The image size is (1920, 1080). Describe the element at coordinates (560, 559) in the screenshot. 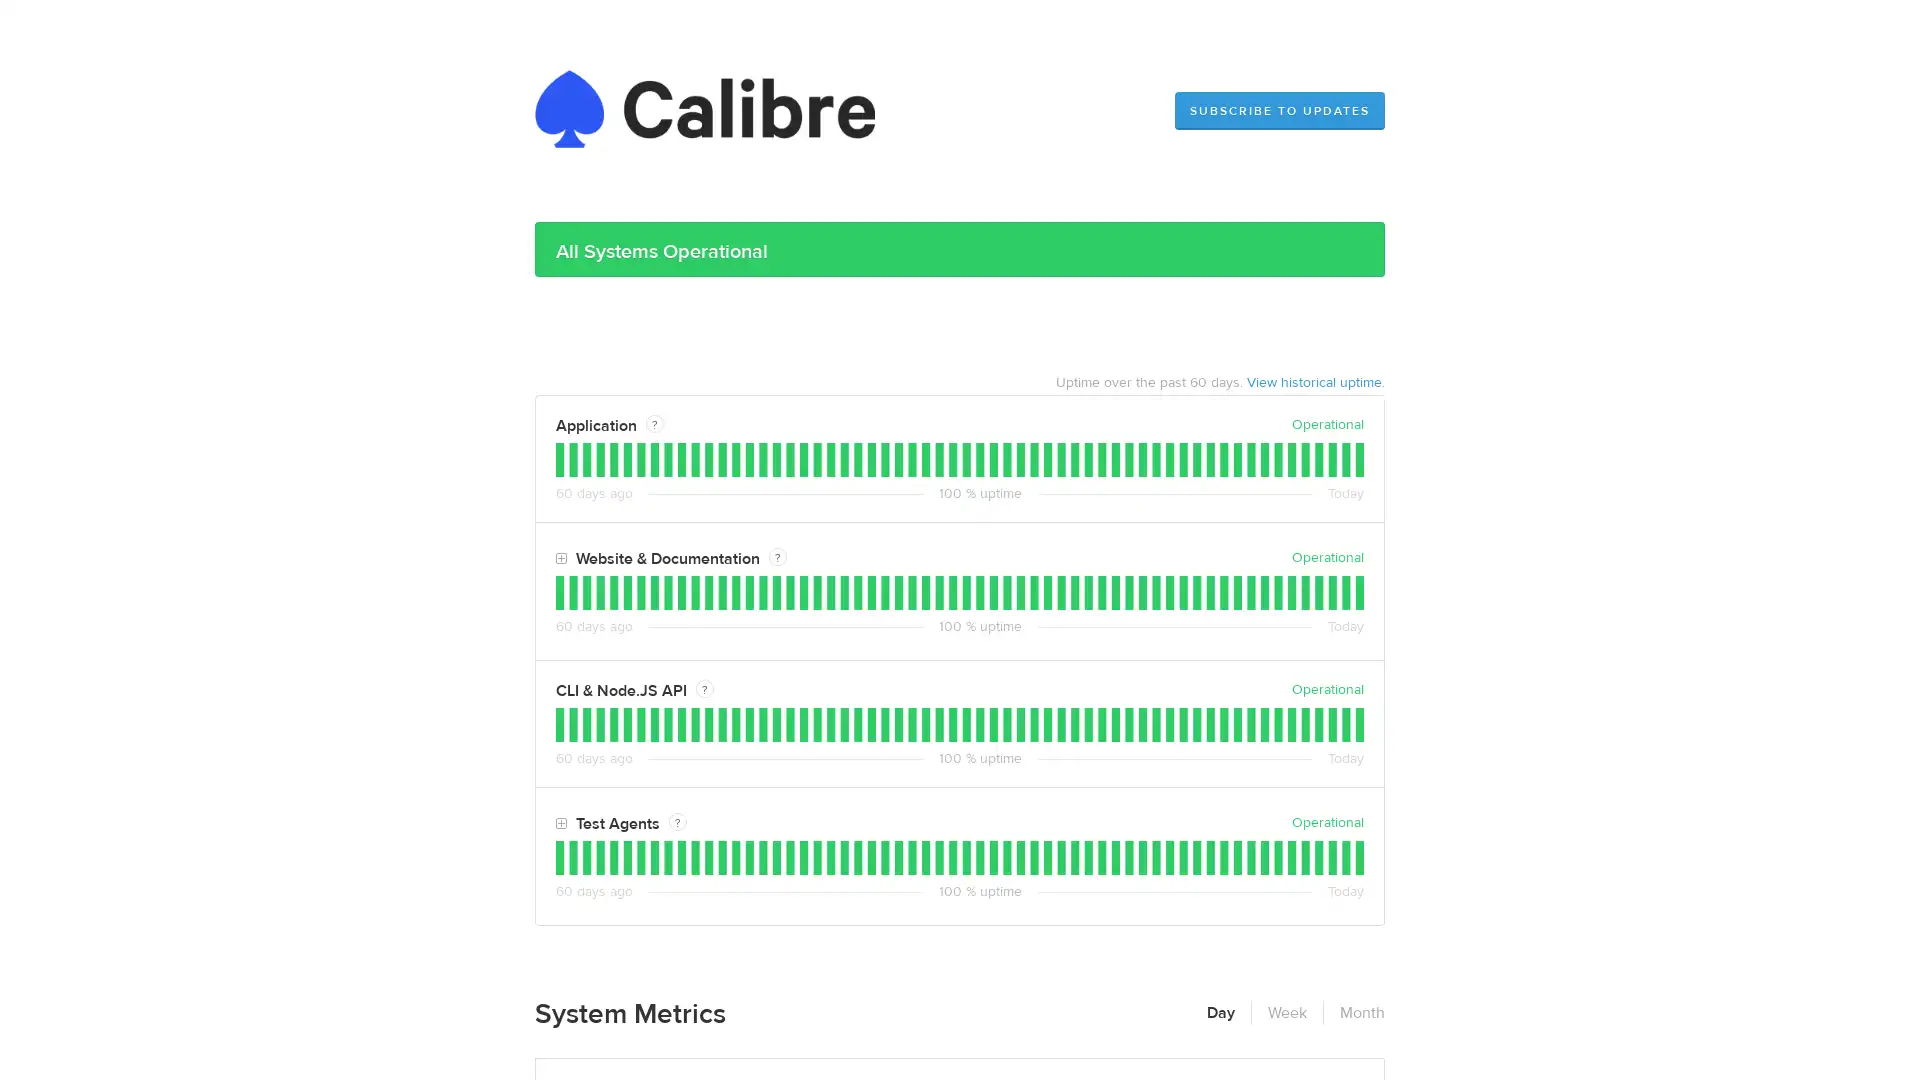

I see `Toggle Website & Documentation` at that location.